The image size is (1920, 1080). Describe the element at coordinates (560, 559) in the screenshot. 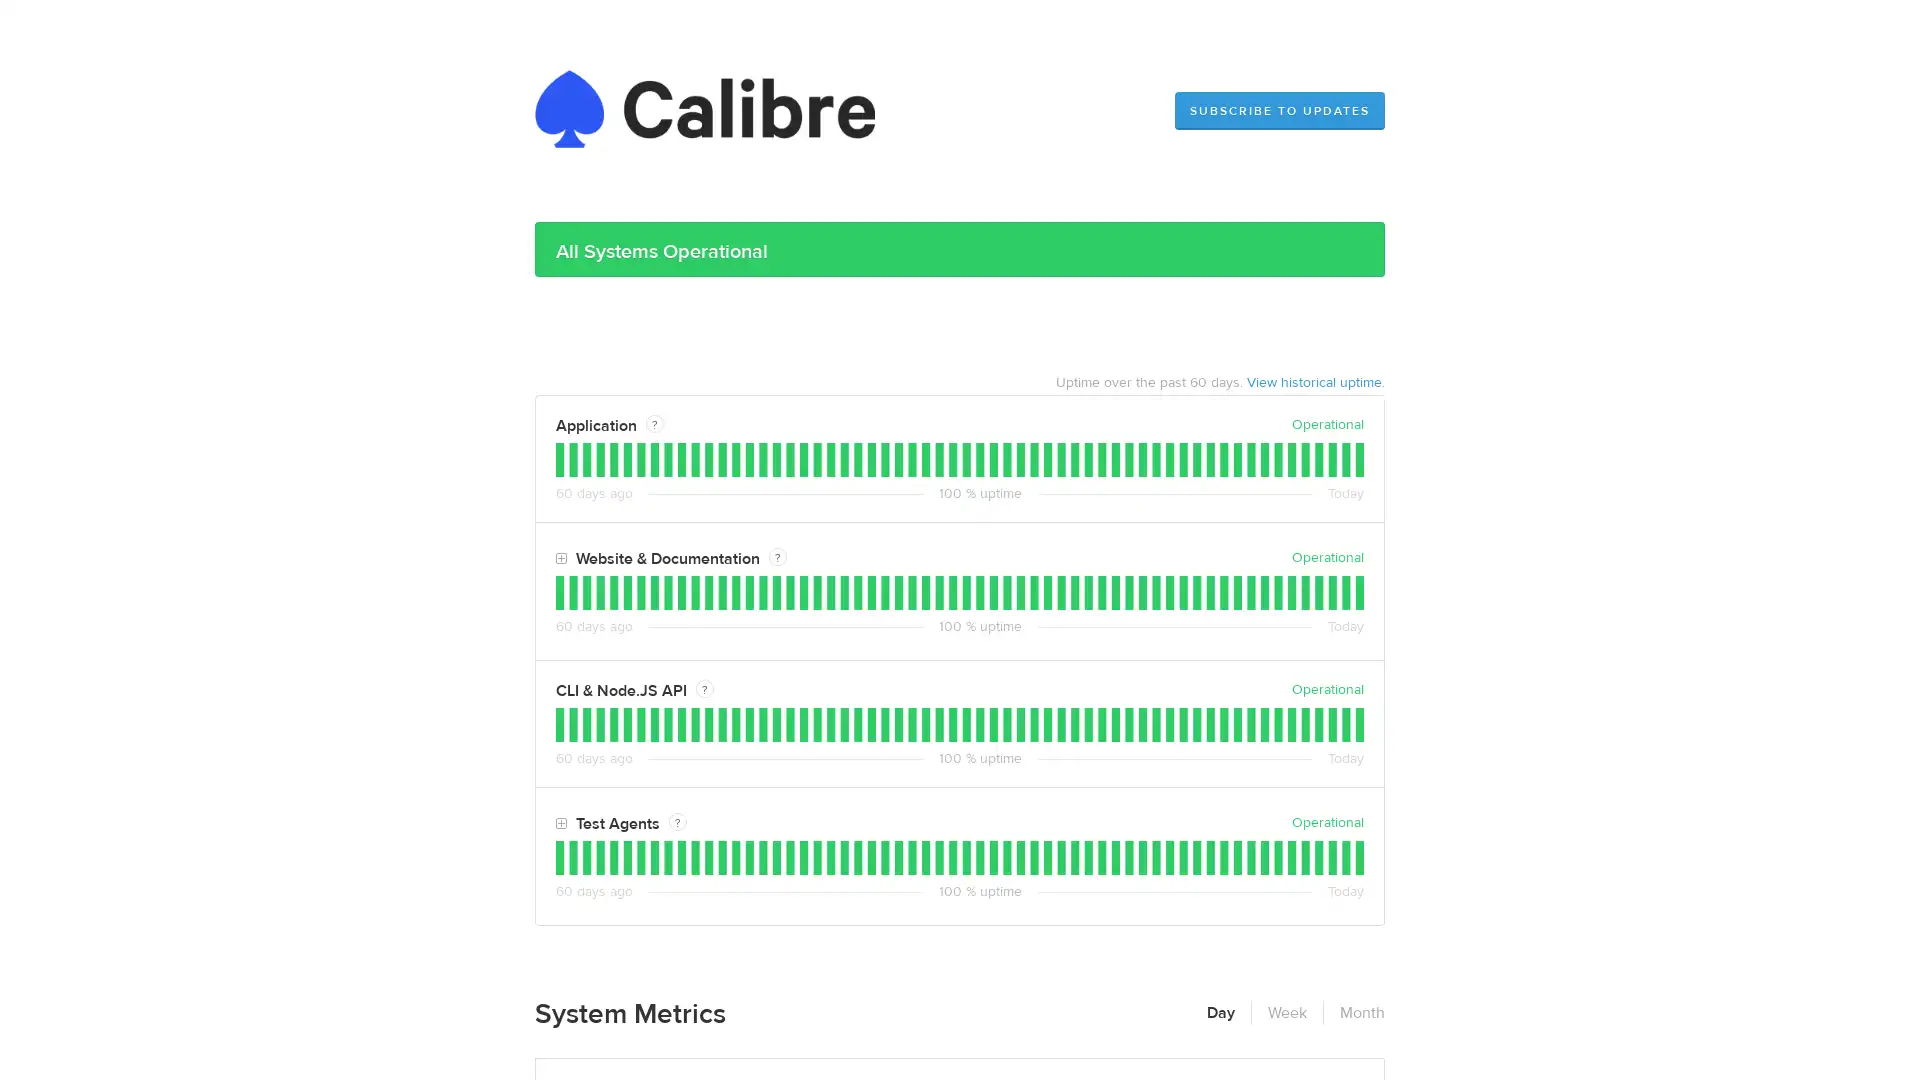

I see `Toggle Website & Documentation` at that location.